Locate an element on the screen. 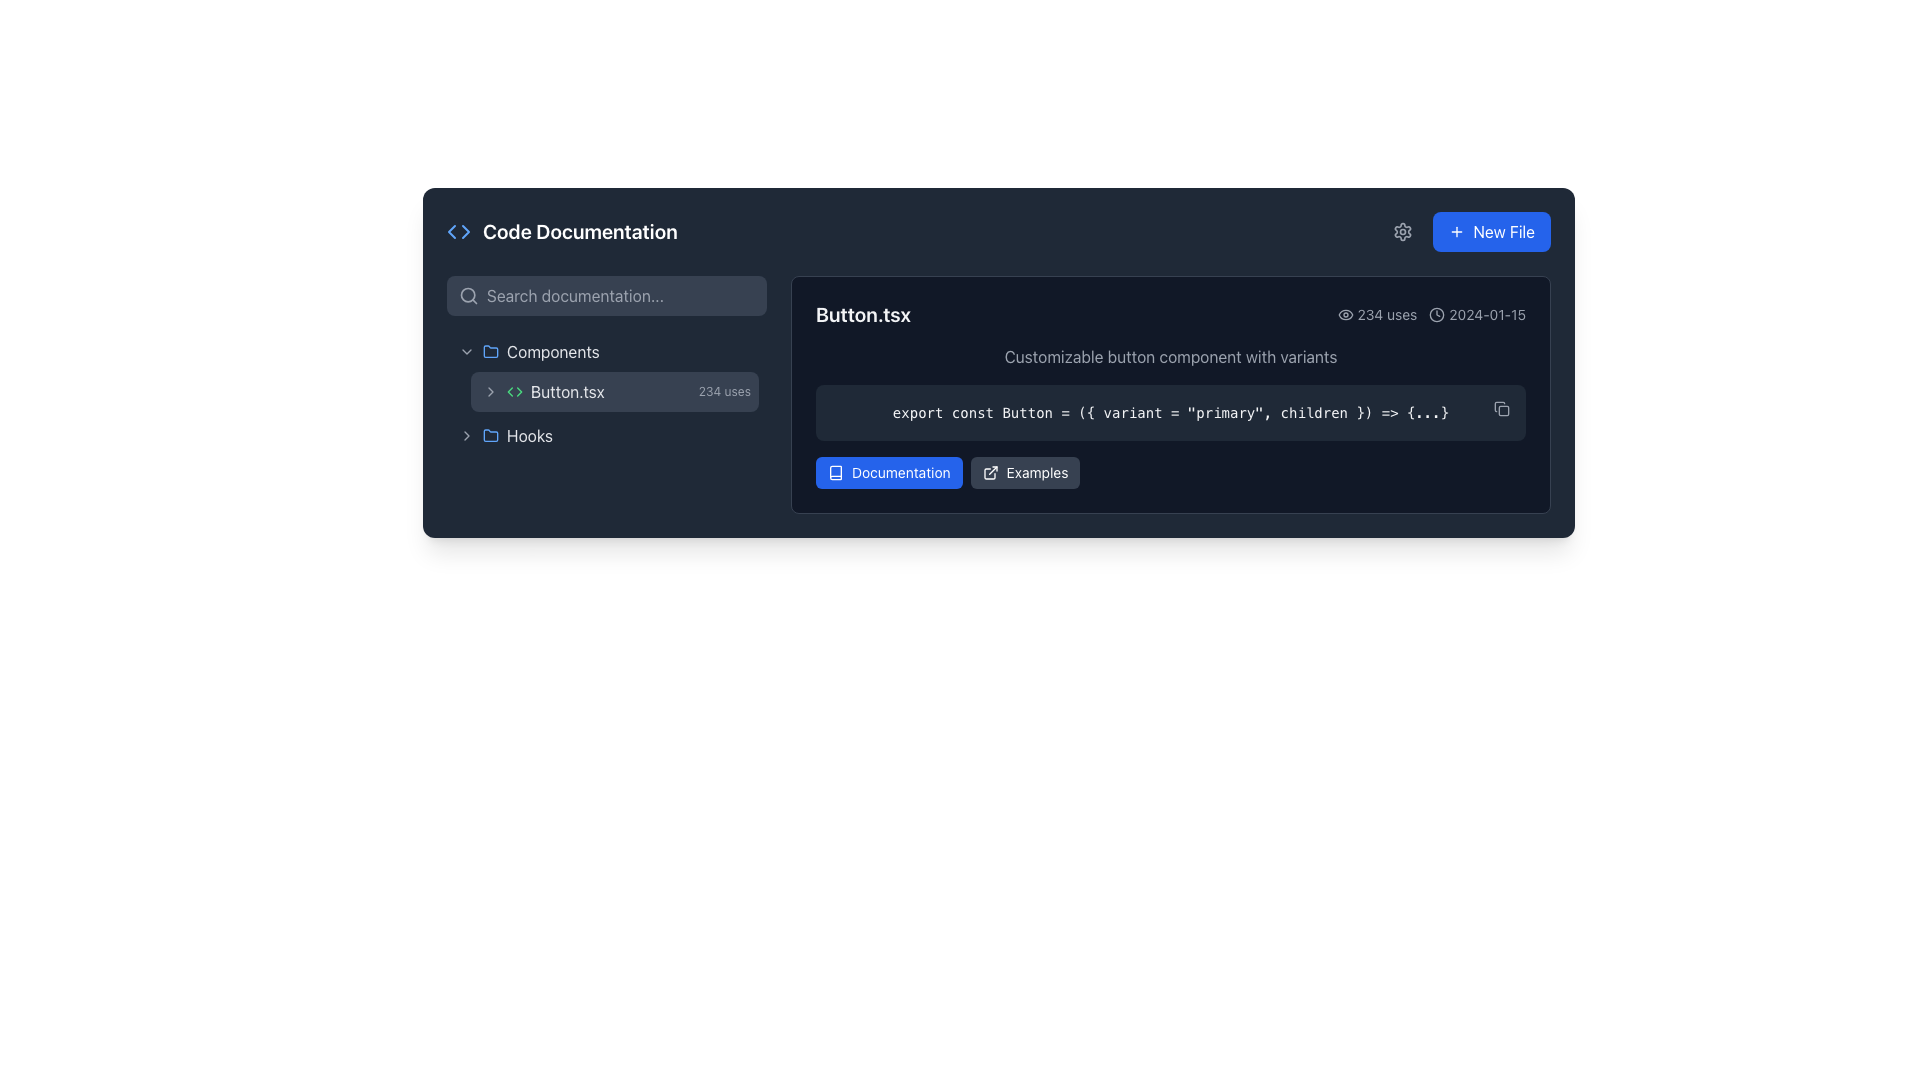 The width and height of the screenshot is (1920, 1080). the external link icon located to the right side of the 'Examples' button is located at coordinates (990, 473).